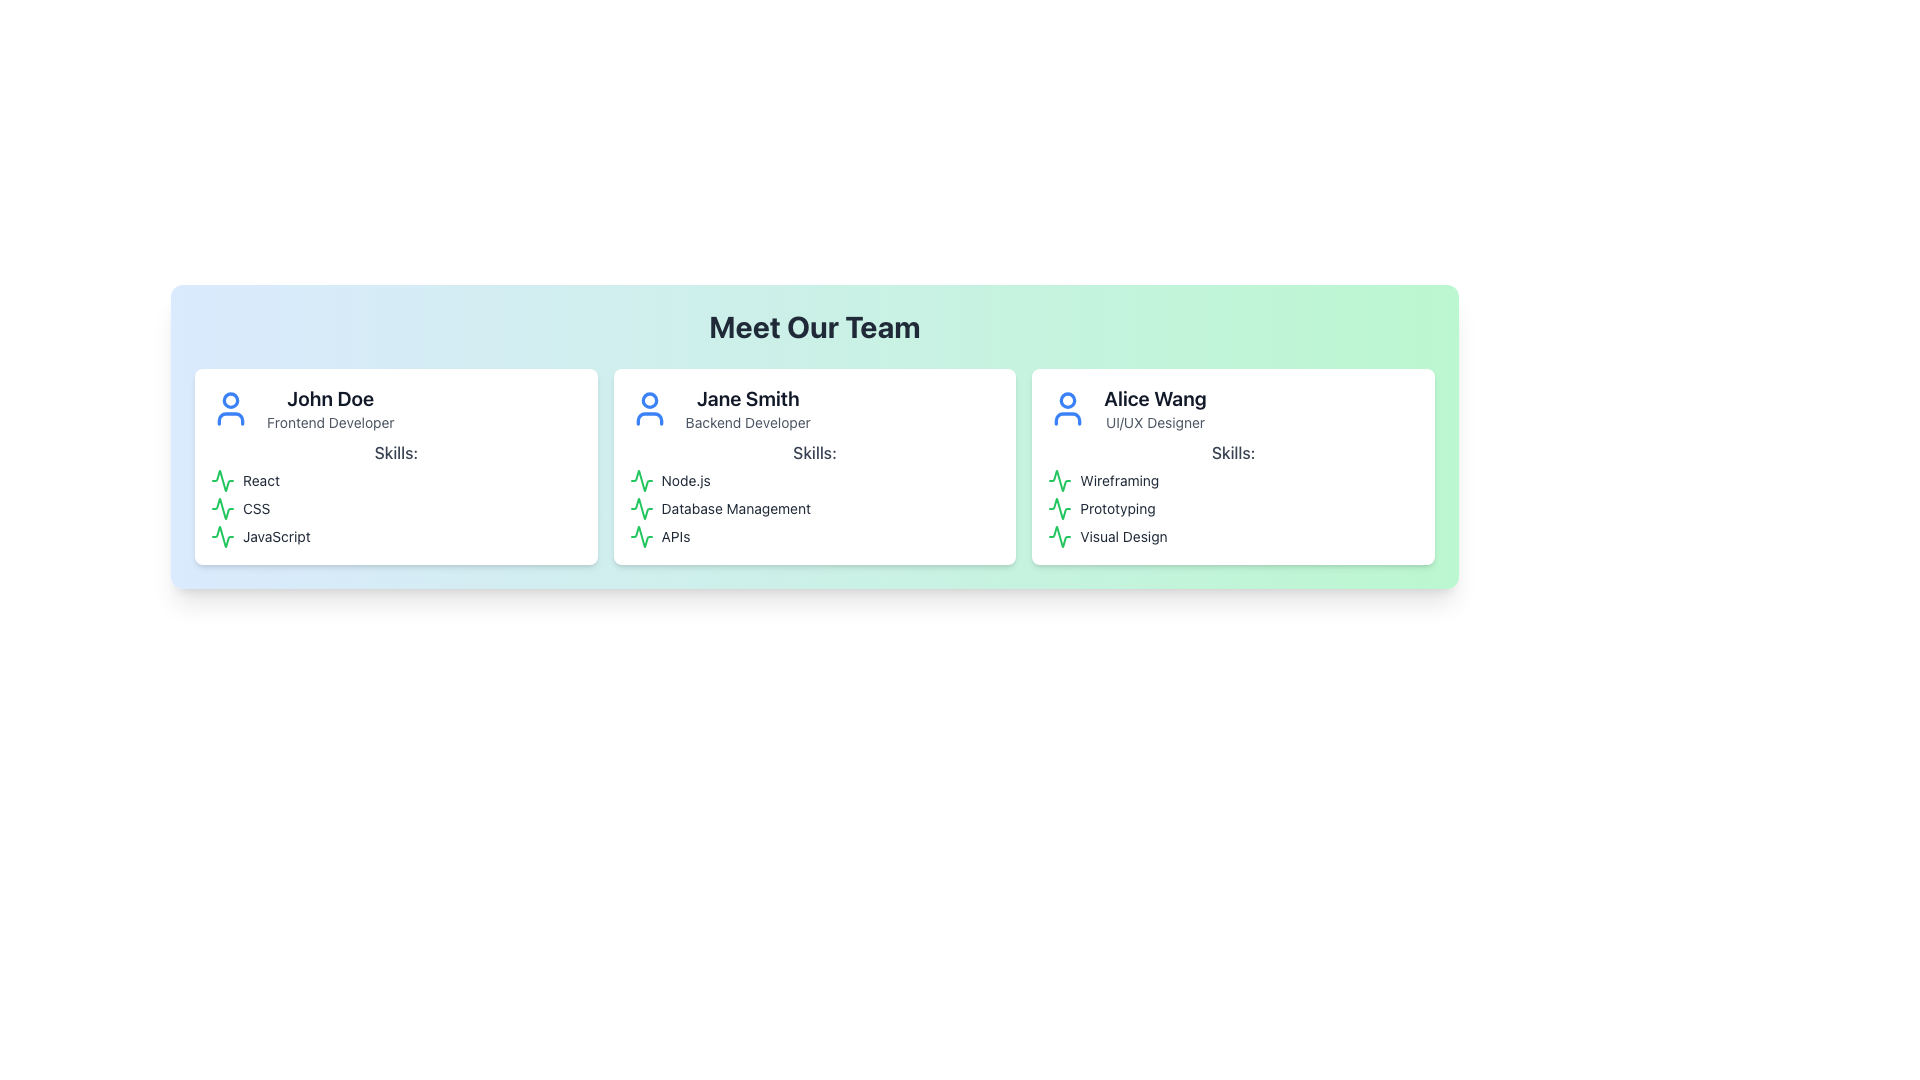 This screenshot has height=1080, width=1920. Describe the element at coordinates (222, 535) in the screenshot. I see `the green line chart-shaped icon located in the Skills section of John Doe's profile card, positioned below the 'JavaScript' text` at that location.